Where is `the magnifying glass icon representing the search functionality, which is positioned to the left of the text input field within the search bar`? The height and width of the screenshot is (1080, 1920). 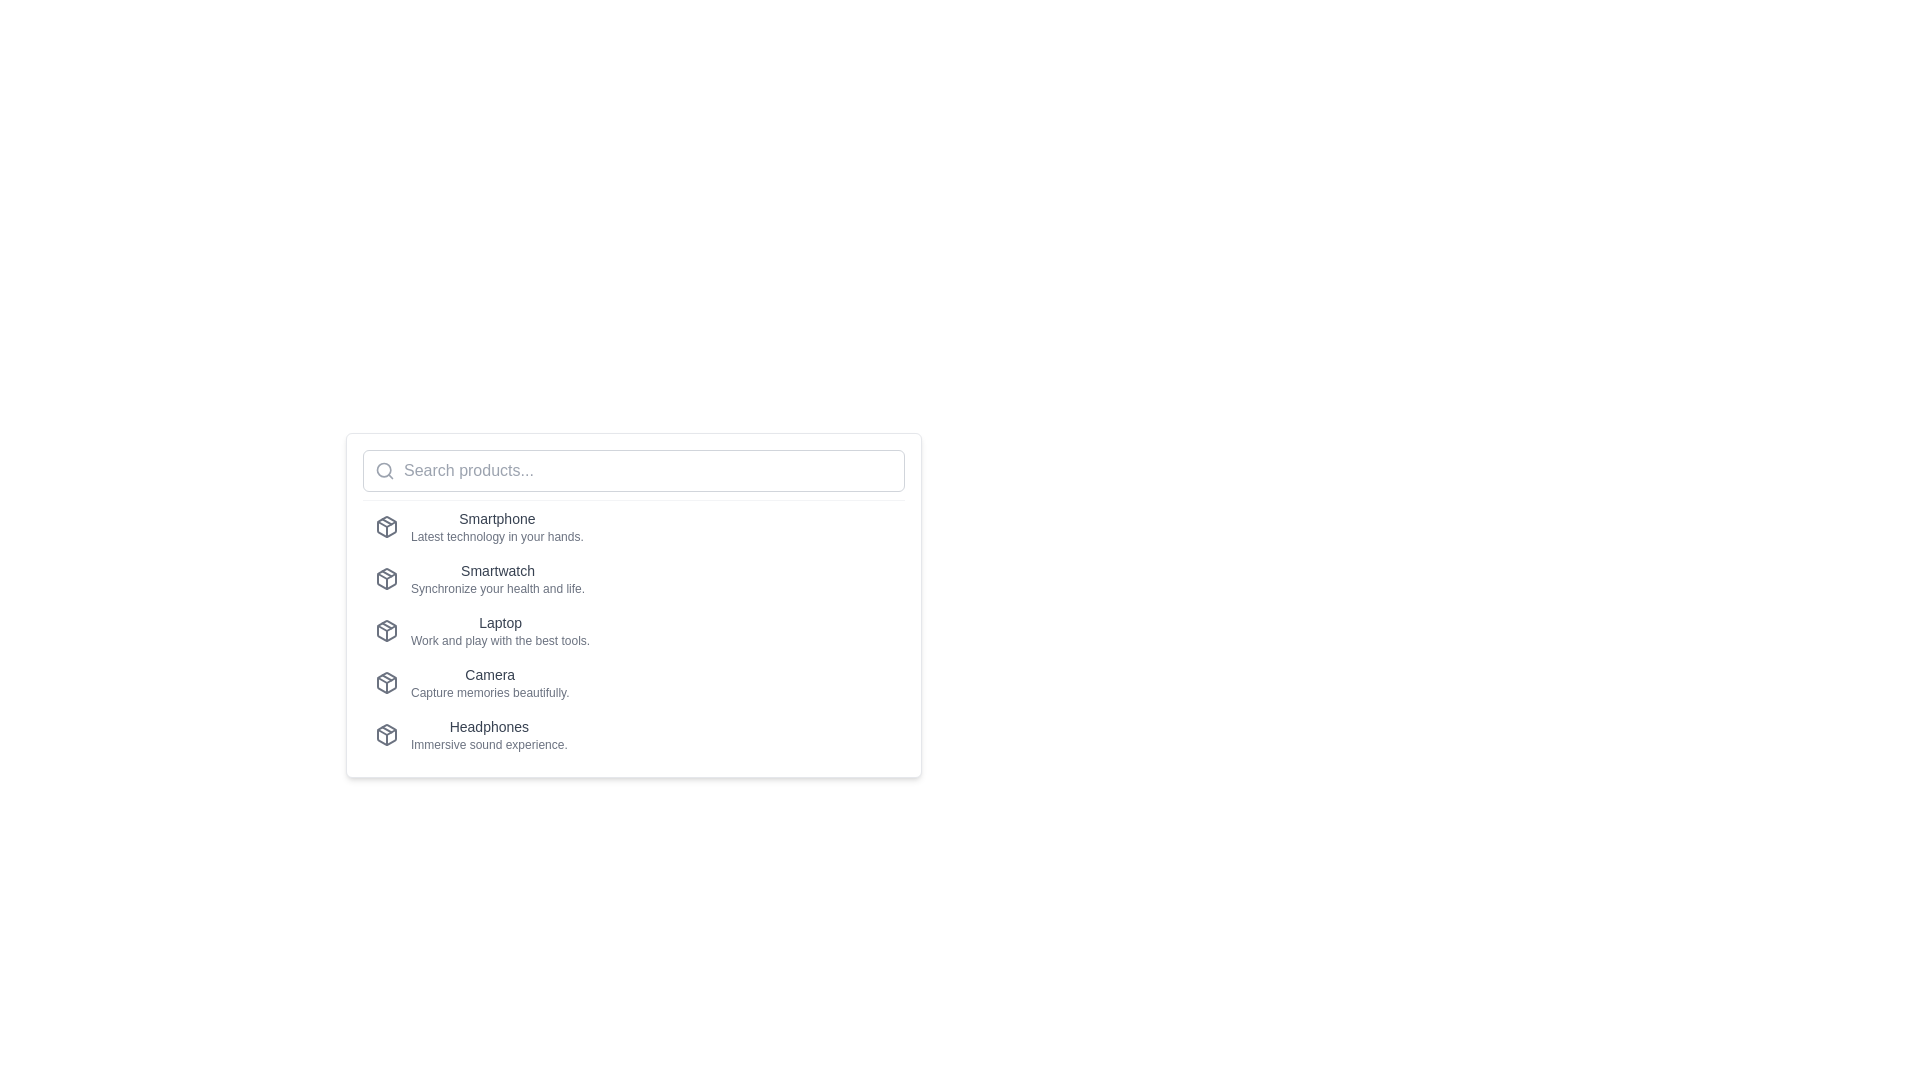 the magnifying glass icon representing the search functionality, which is positioned to the left of the text input field within the search bar is located at coordinates (384, 470).